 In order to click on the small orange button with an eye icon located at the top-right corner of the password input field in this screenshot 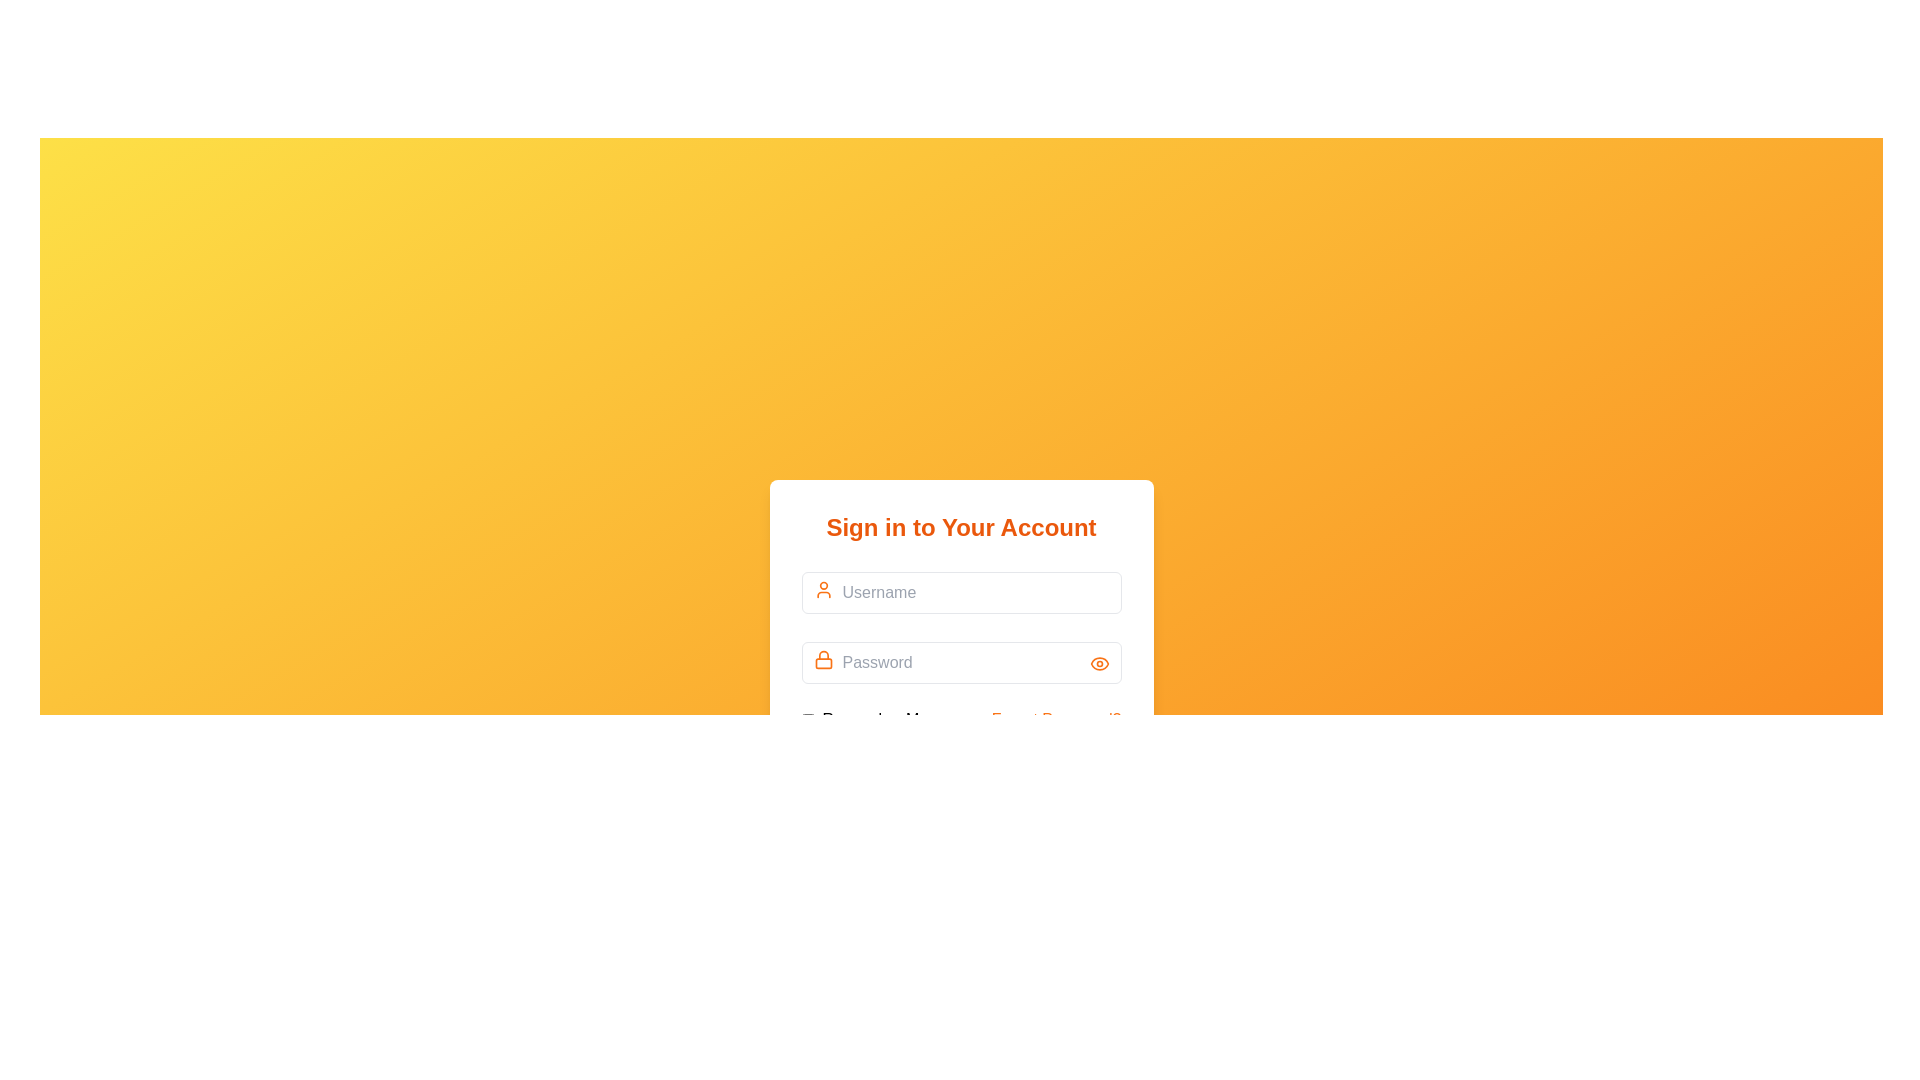, I will do `click(1098, 663)`.